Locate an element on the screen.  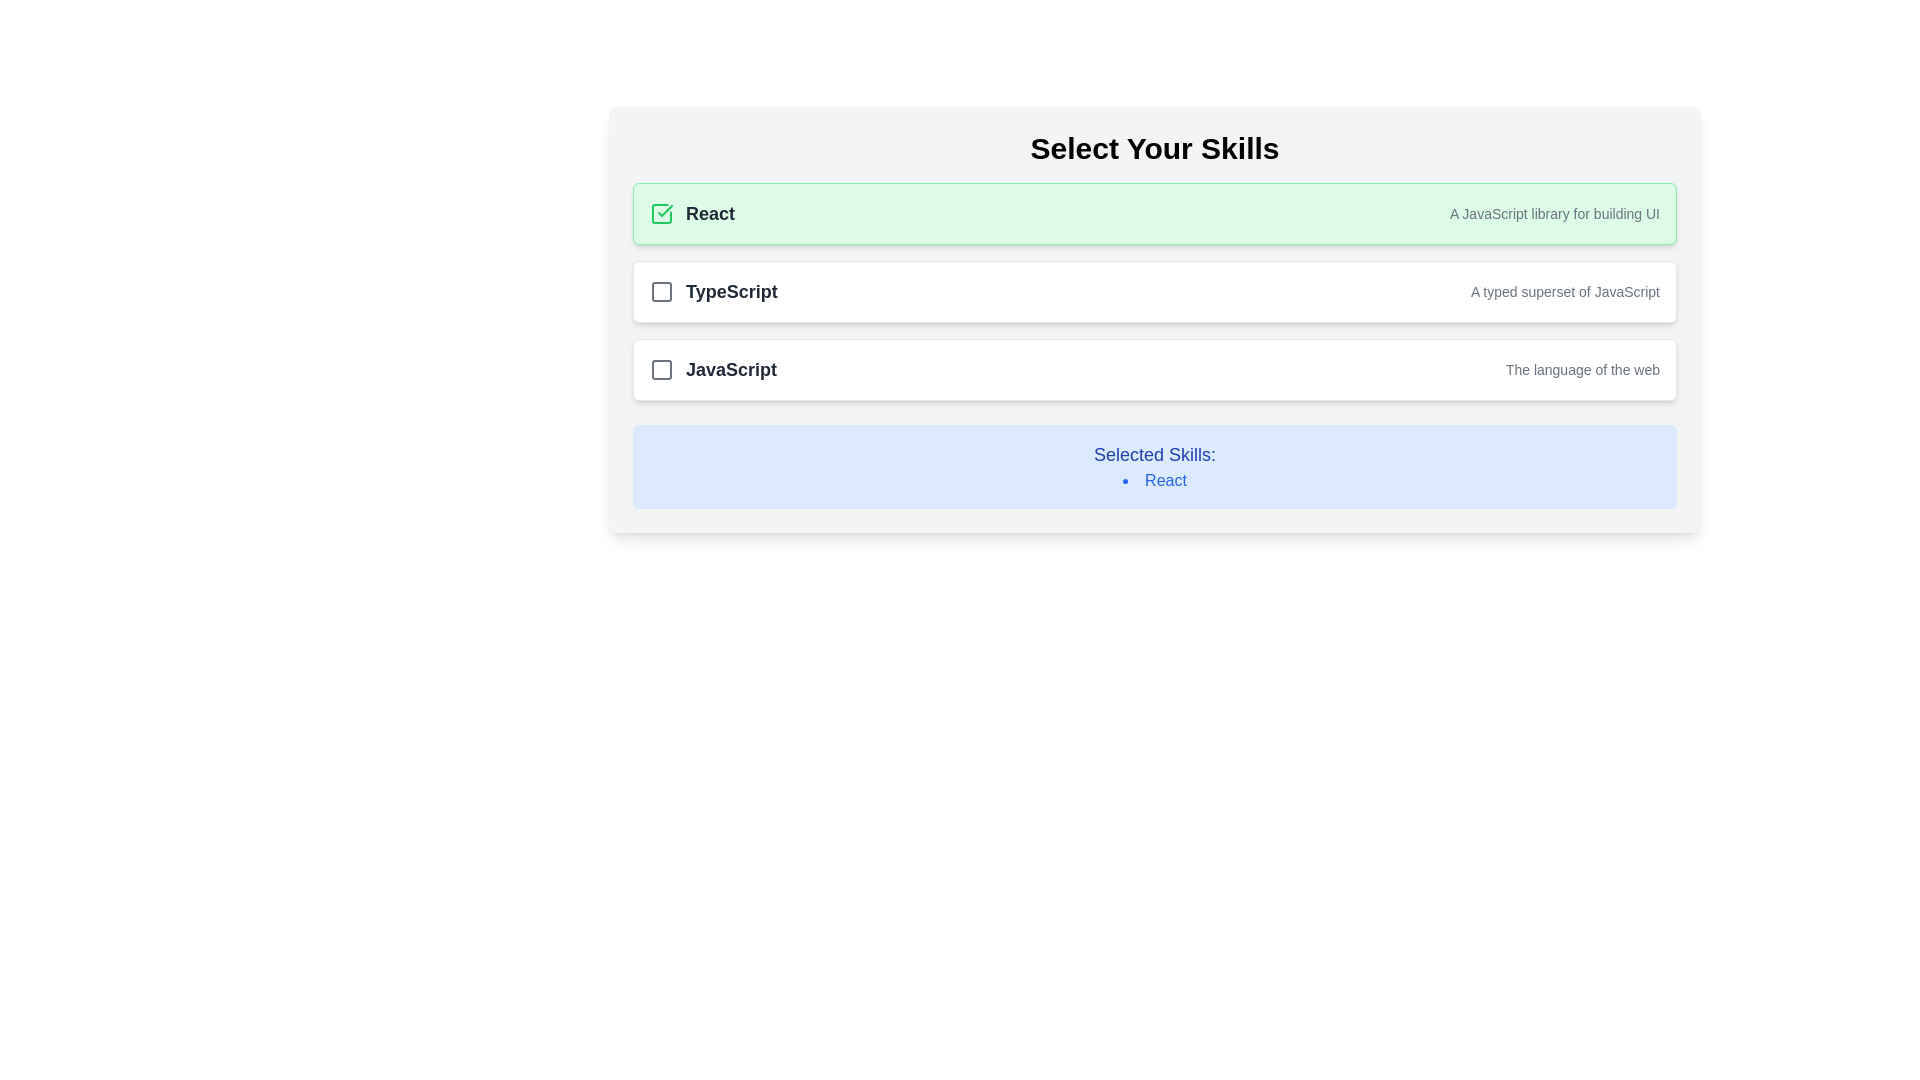
the checkbox for the 'TypeScript' skill is located at coordinates (662, 292).